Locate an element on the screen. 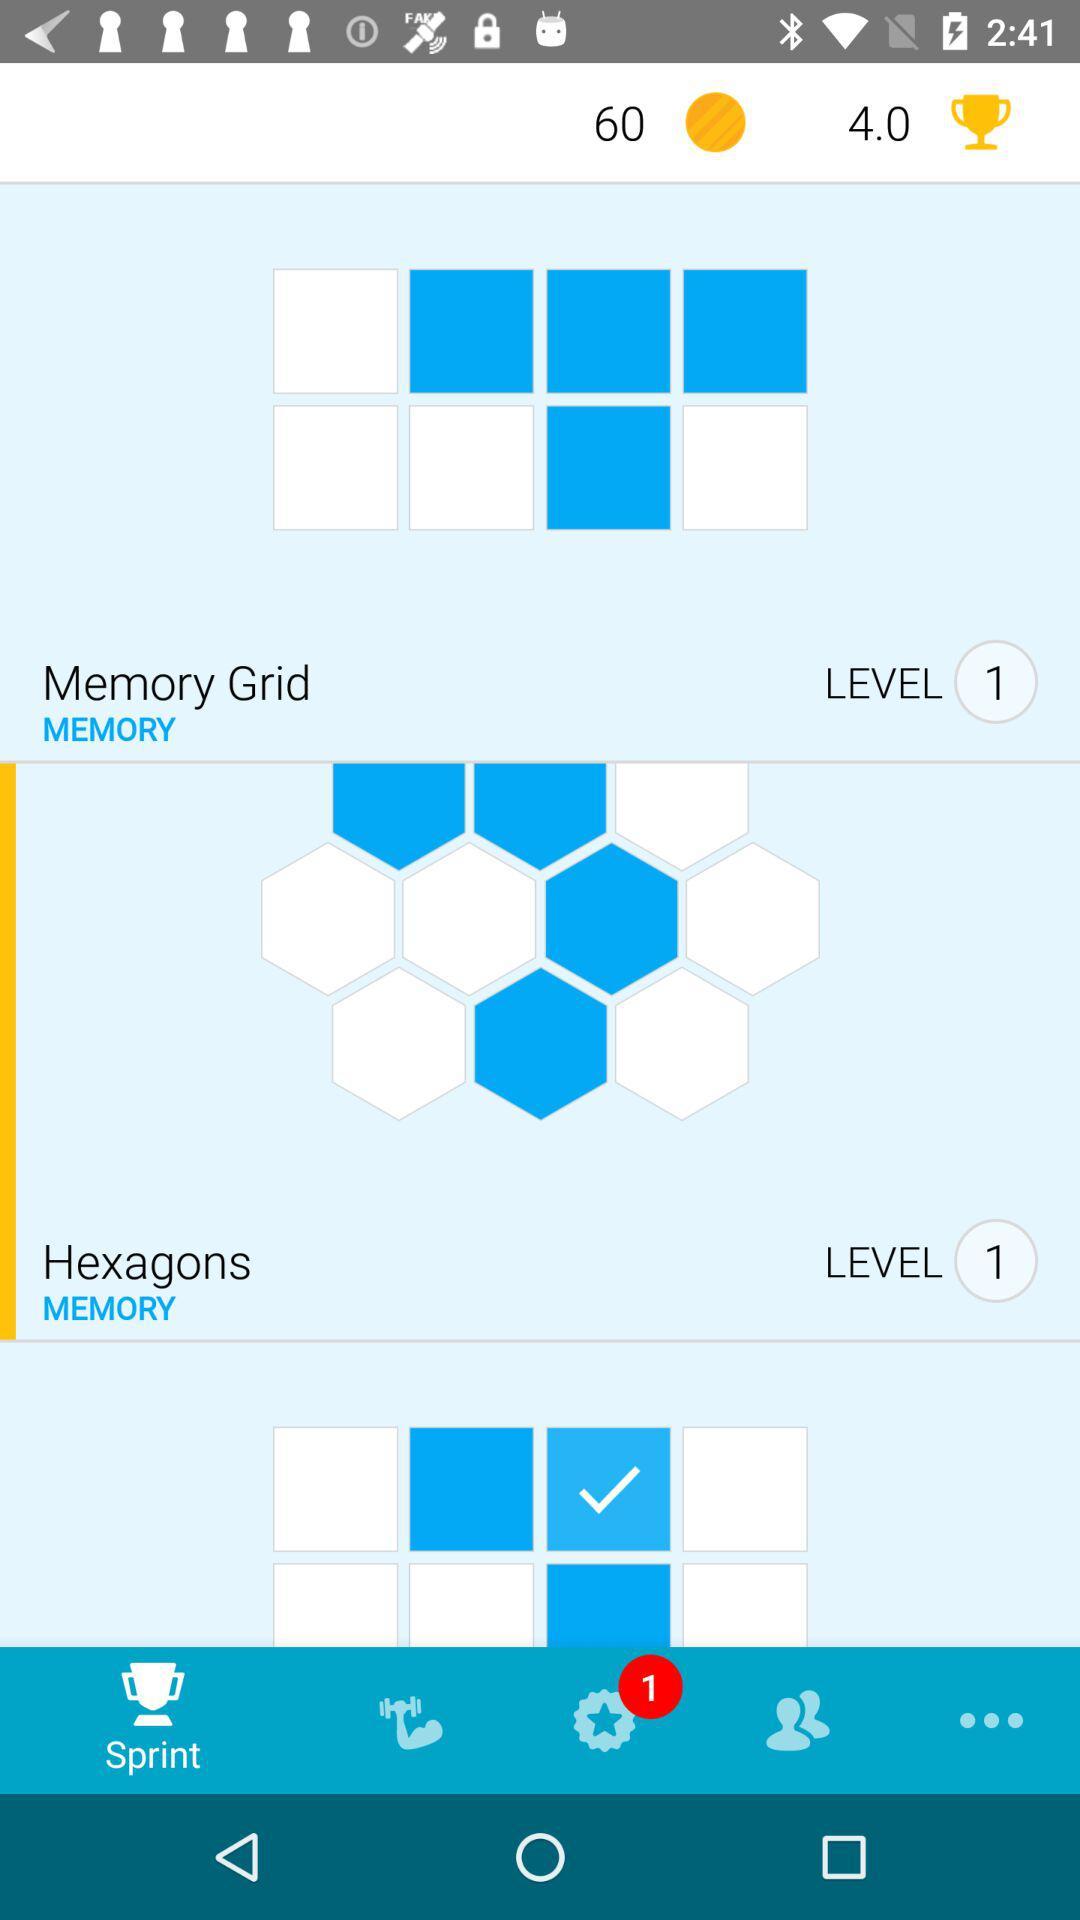  the item next to the 4.0 is located at coordinates (979, 121).